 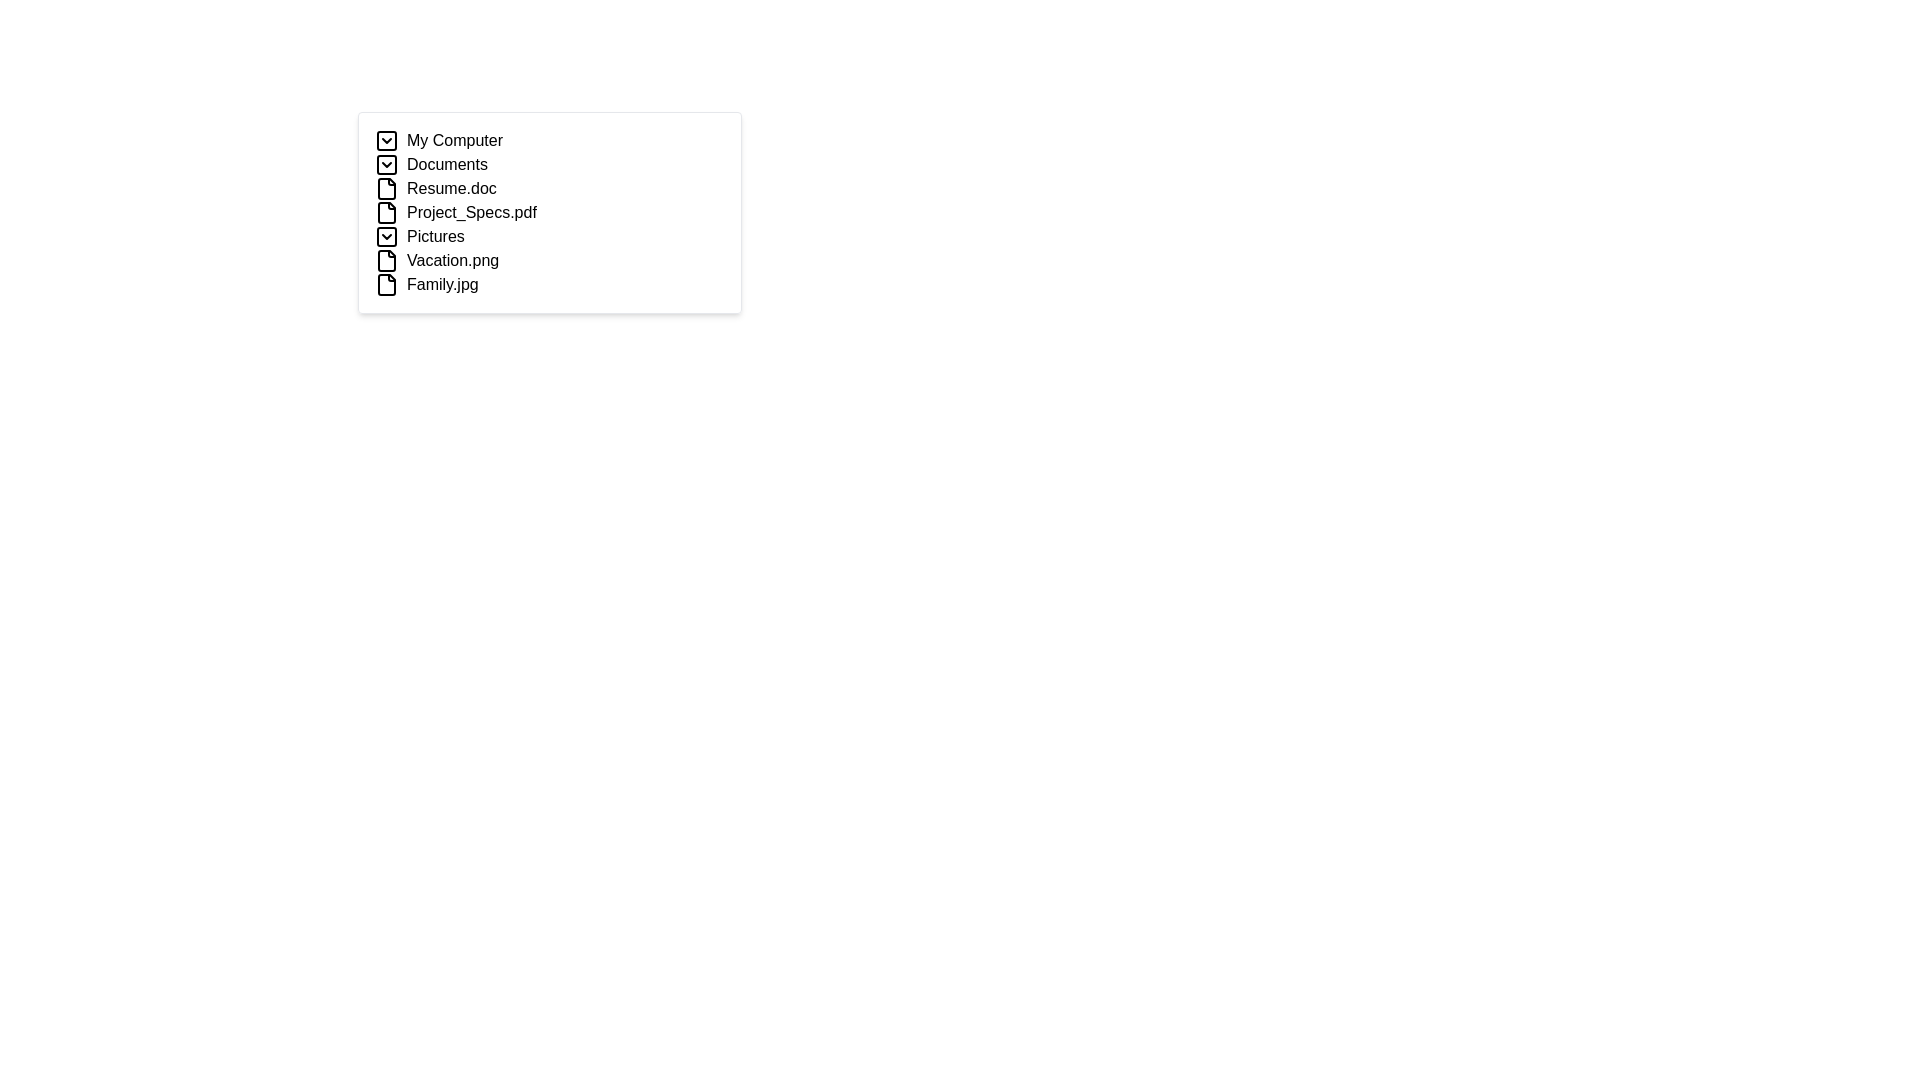 What do you see at coordinates (550, 285) in the screenshot?
I see `the file entry labeled 'Family.jpg'` at bounding box center [550, 285].